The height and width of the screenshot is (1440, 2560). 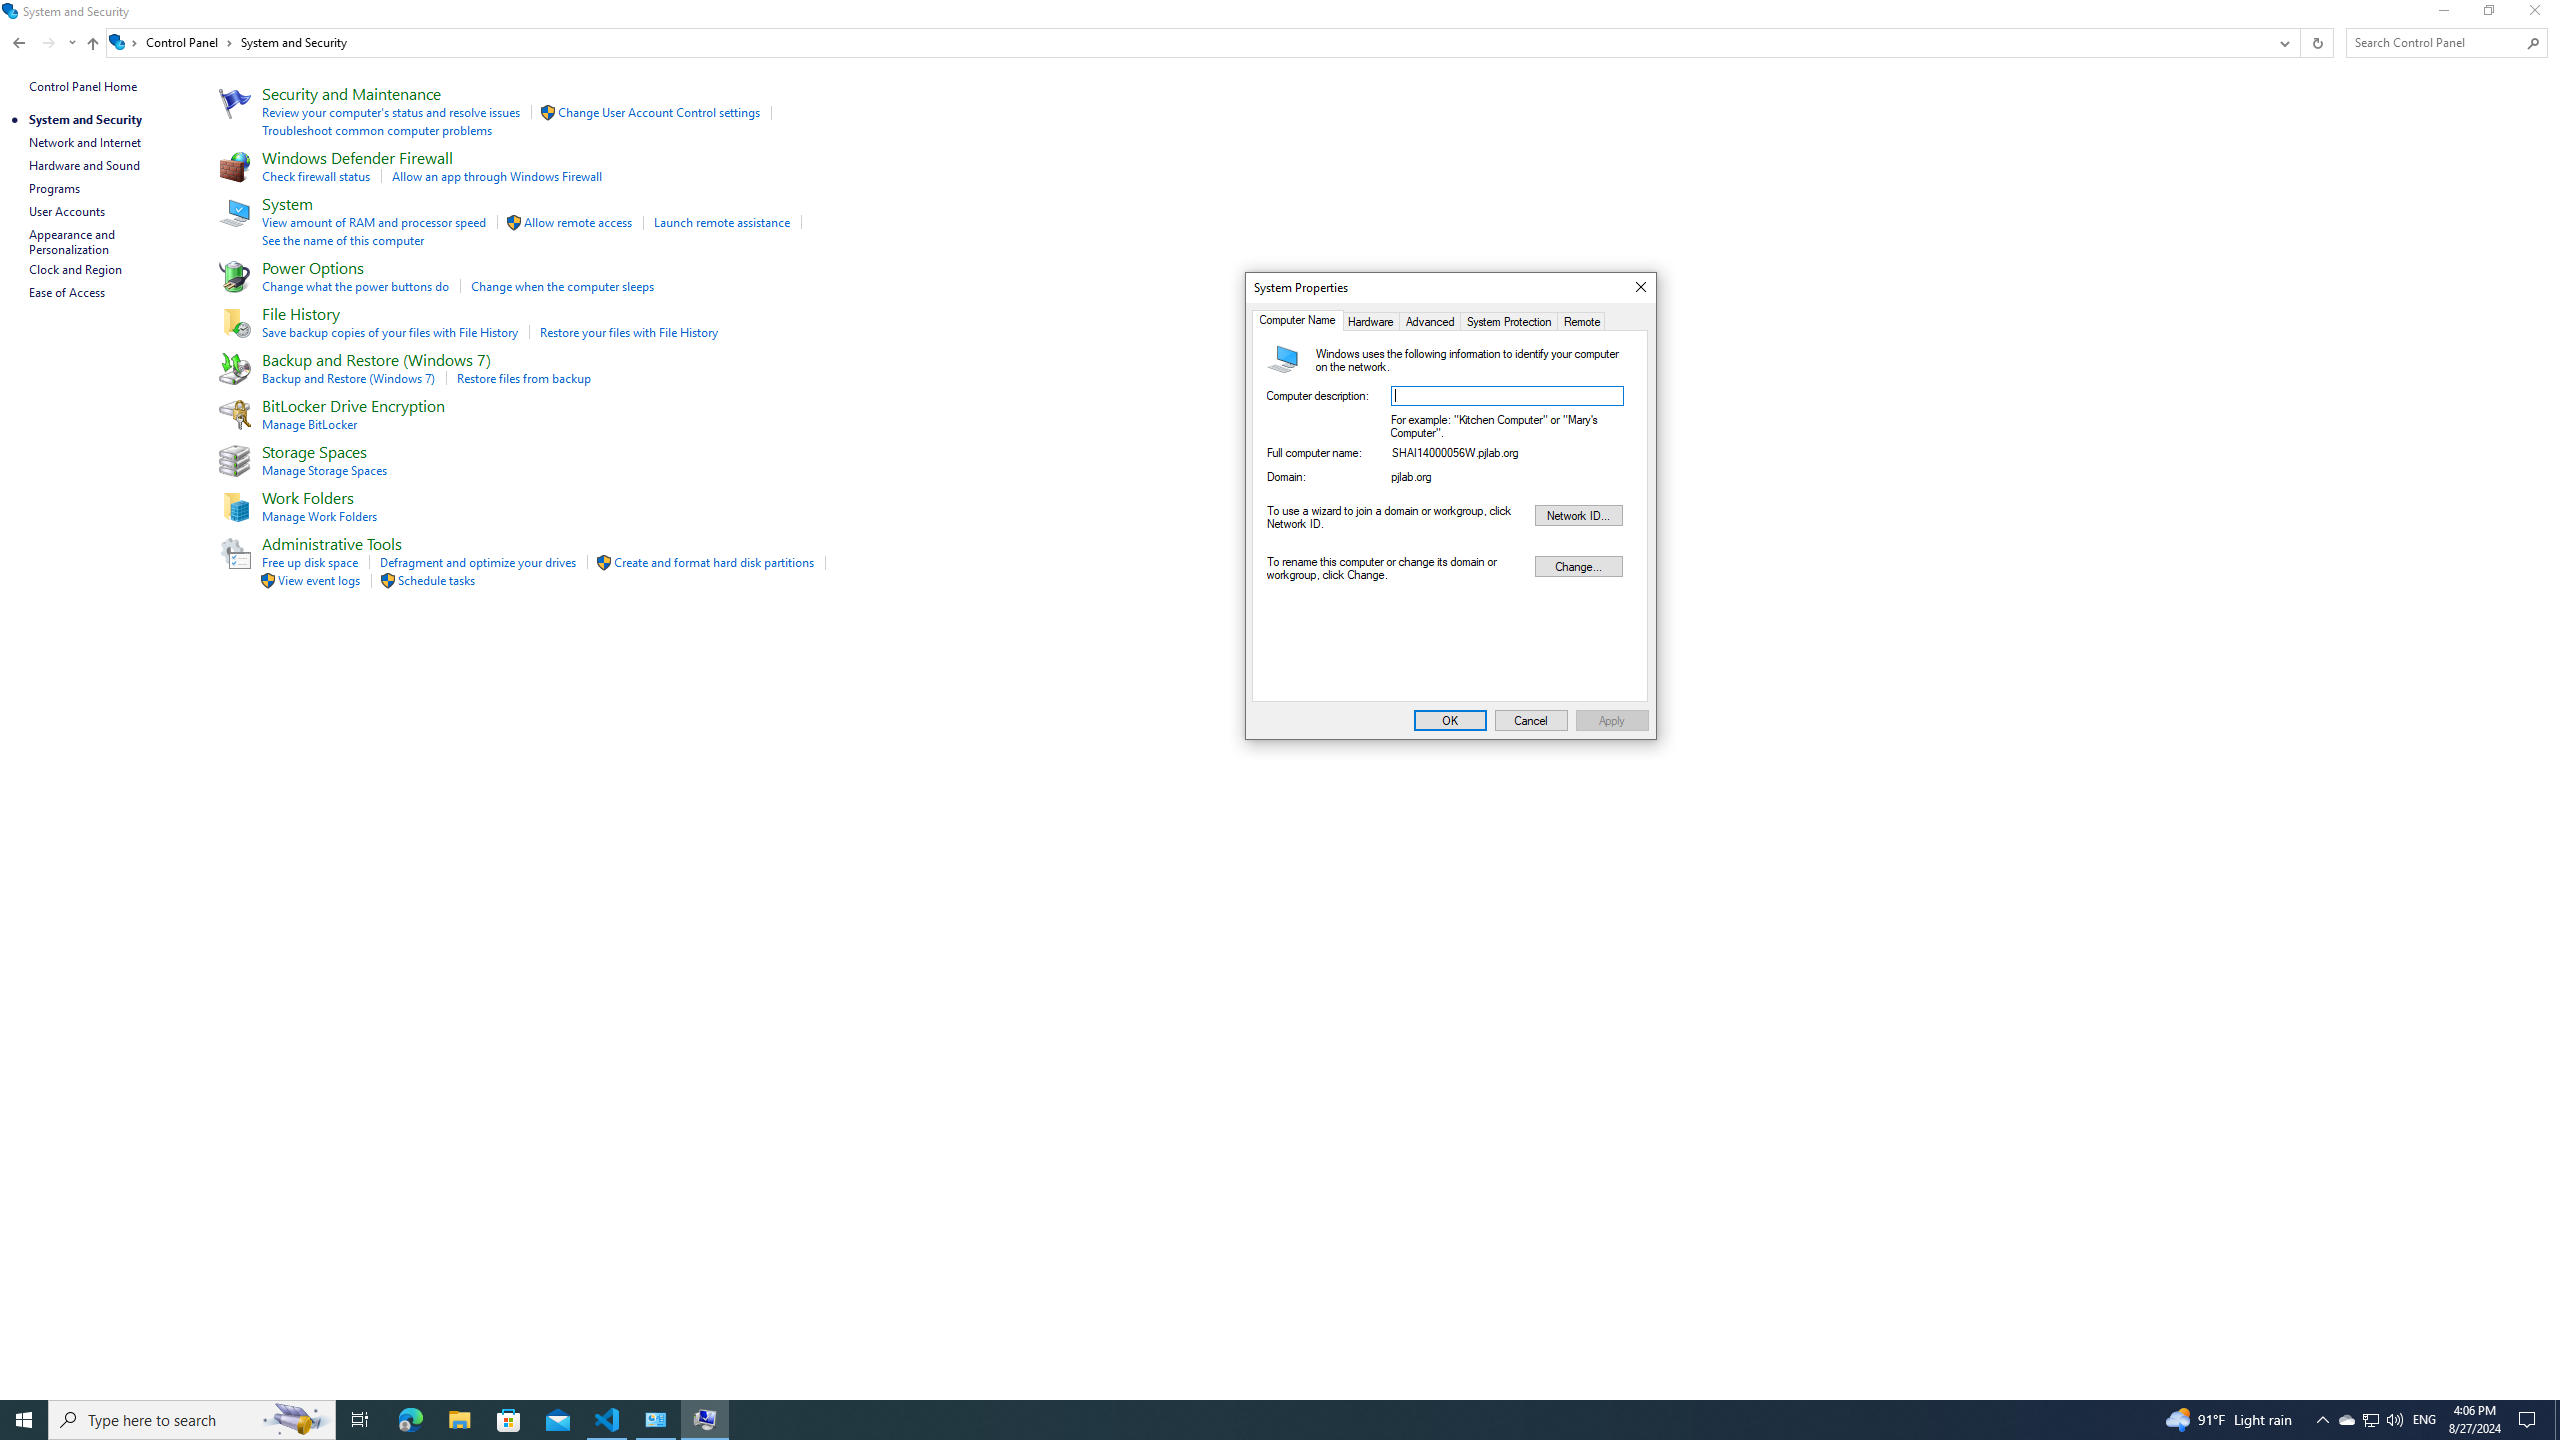 What do you see at coordinates (1577, 564) in the screenshot?
I see `'Change...'` at bounding box center [1577, 564].